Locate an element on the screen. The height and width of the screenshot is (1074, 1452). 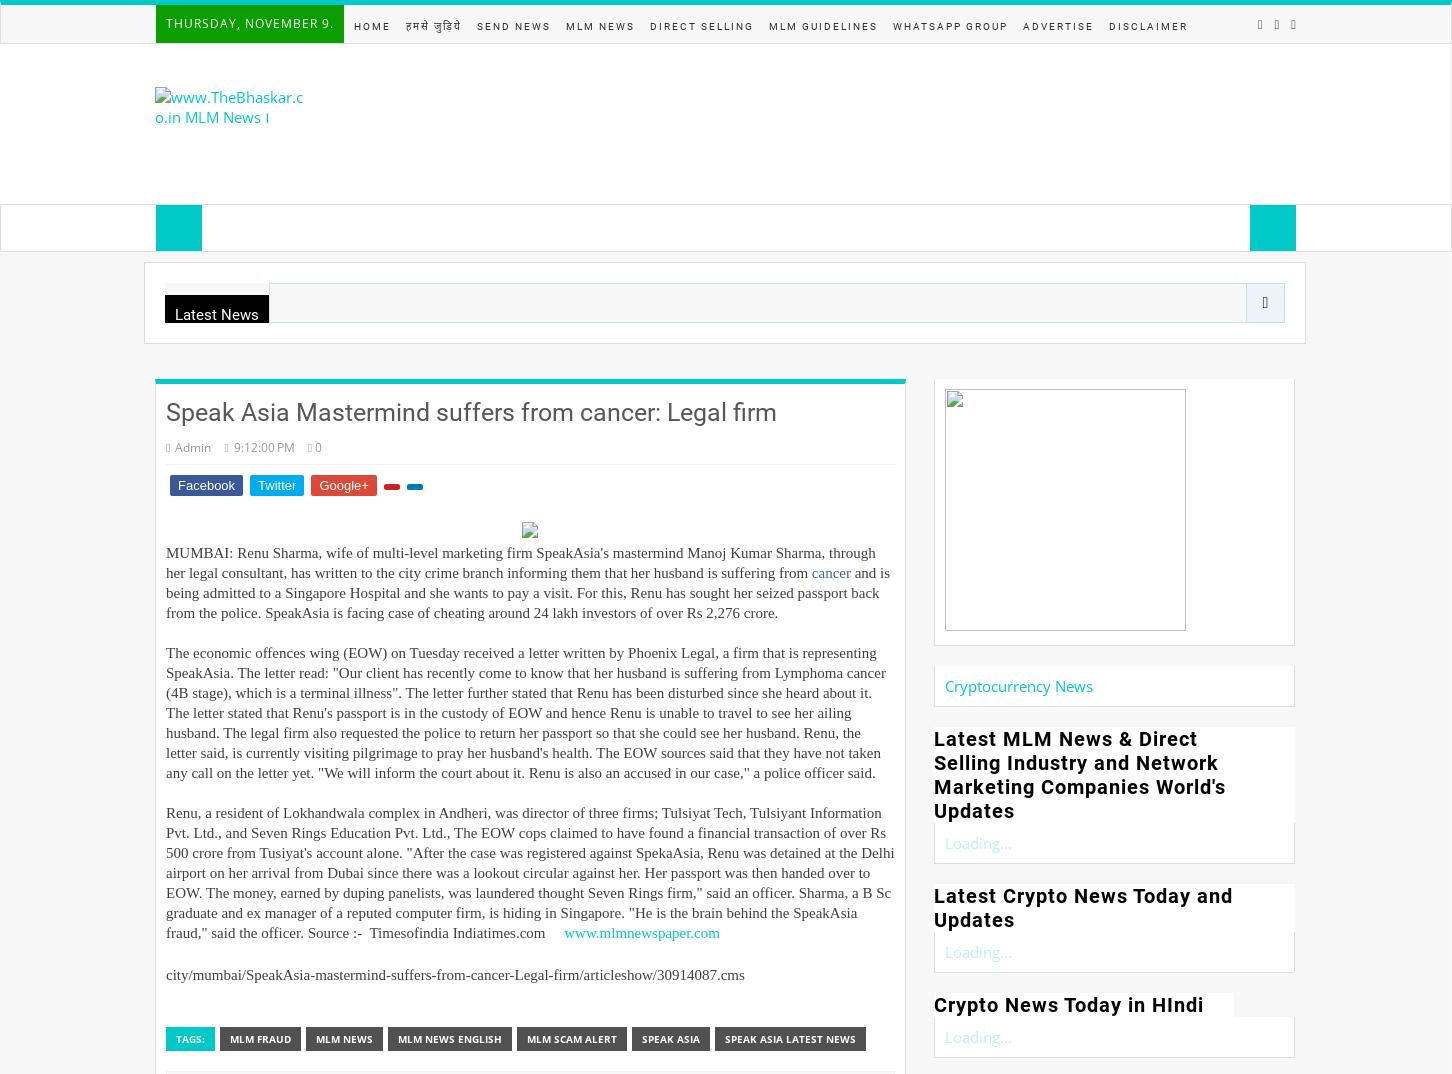
'www.mlmnewspaper.com' is located at coordinates (640, 932).